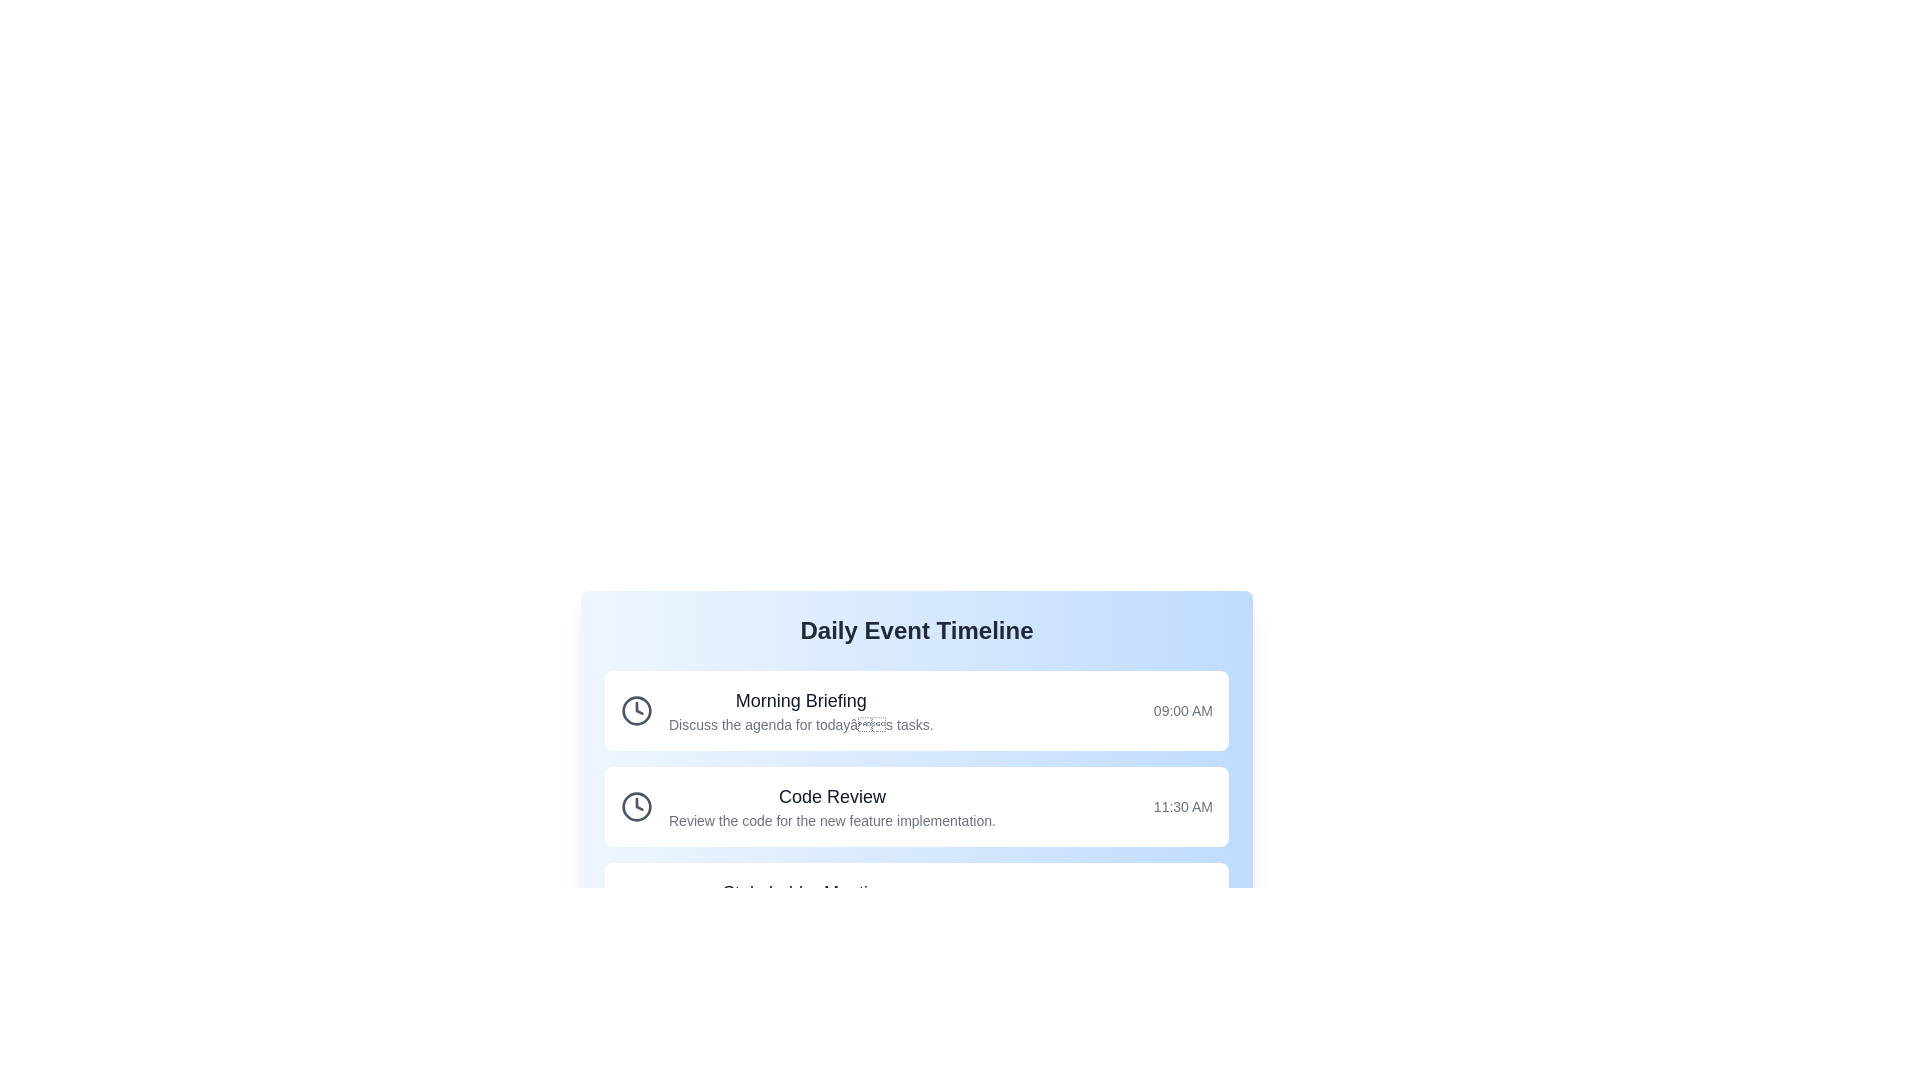  What do you see at coordinates (915, 805) in the screenshot?
I see `the event titled Code Review to trigger its detailed view` at bounding box center [915, 805].